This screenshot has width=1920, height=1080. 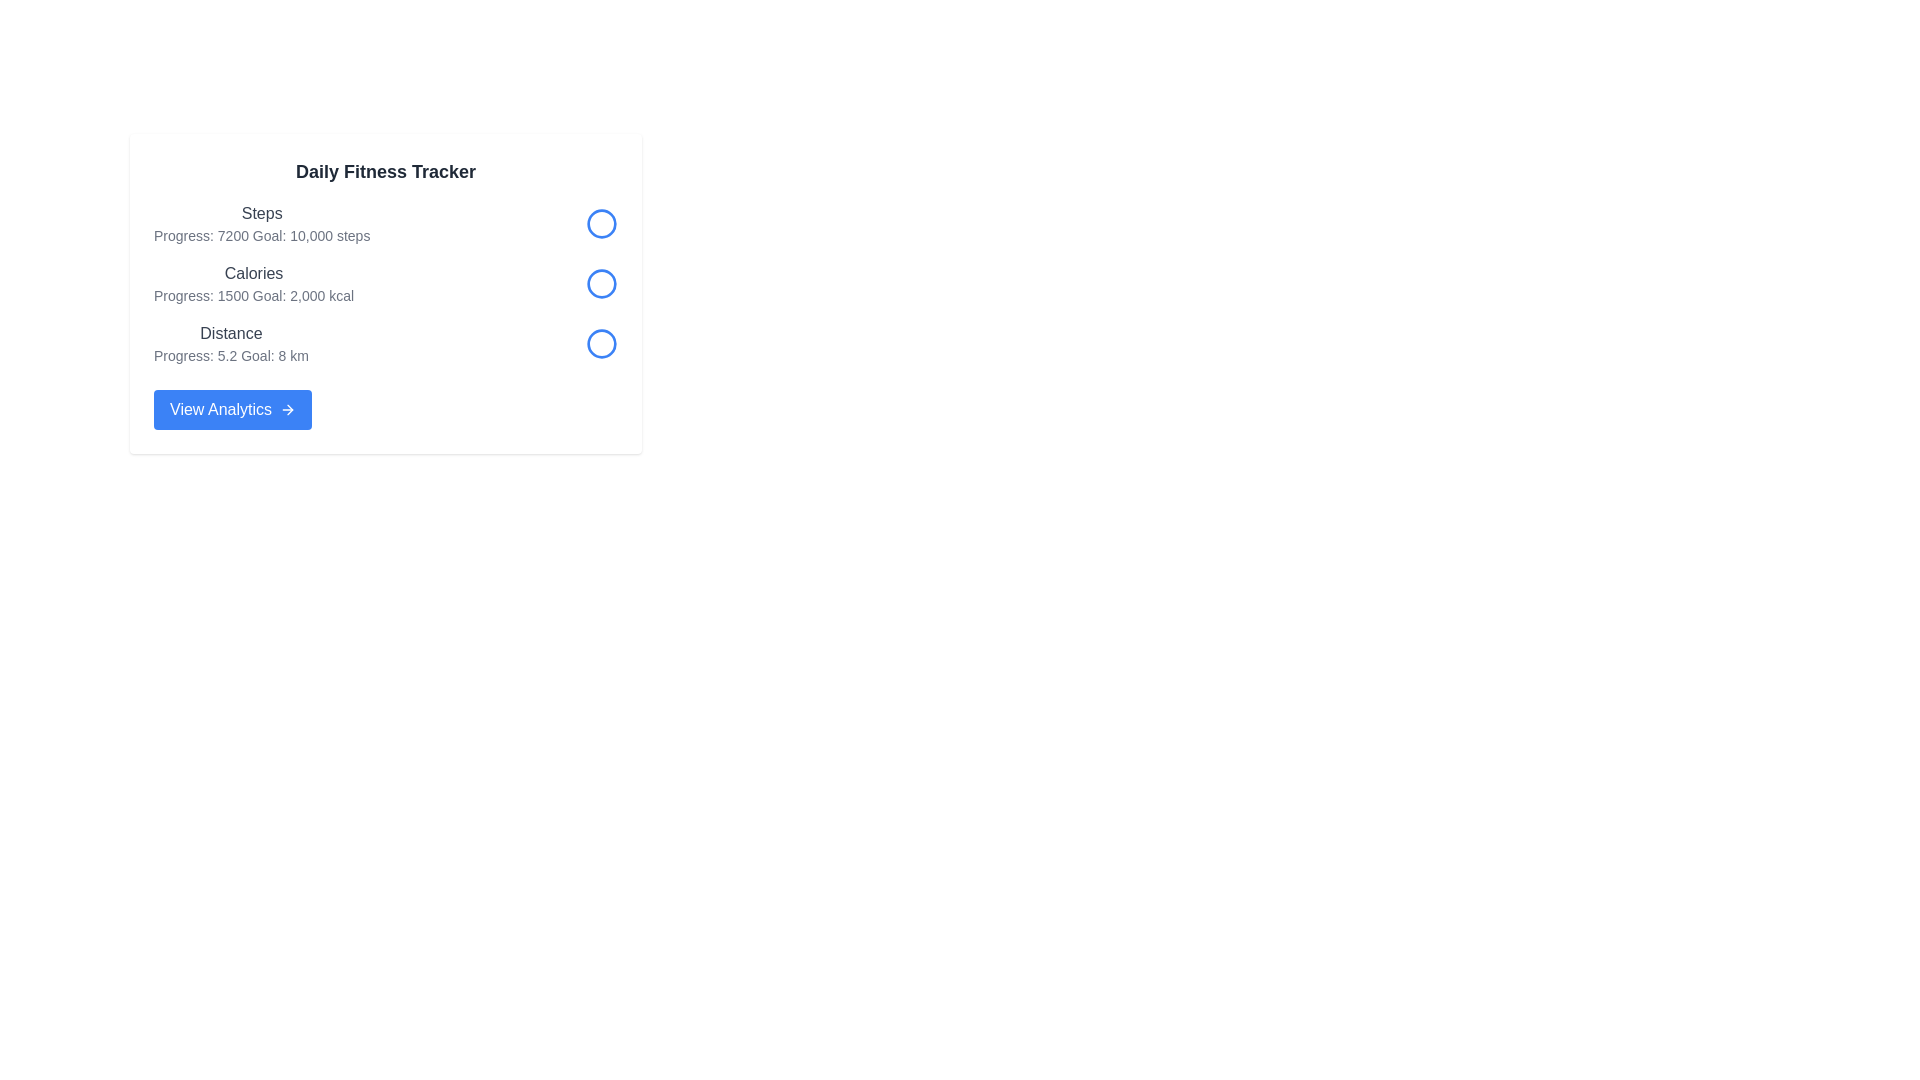 I want to click on the circular icon related to the 'Calories' section, so click(x=600, y=284).